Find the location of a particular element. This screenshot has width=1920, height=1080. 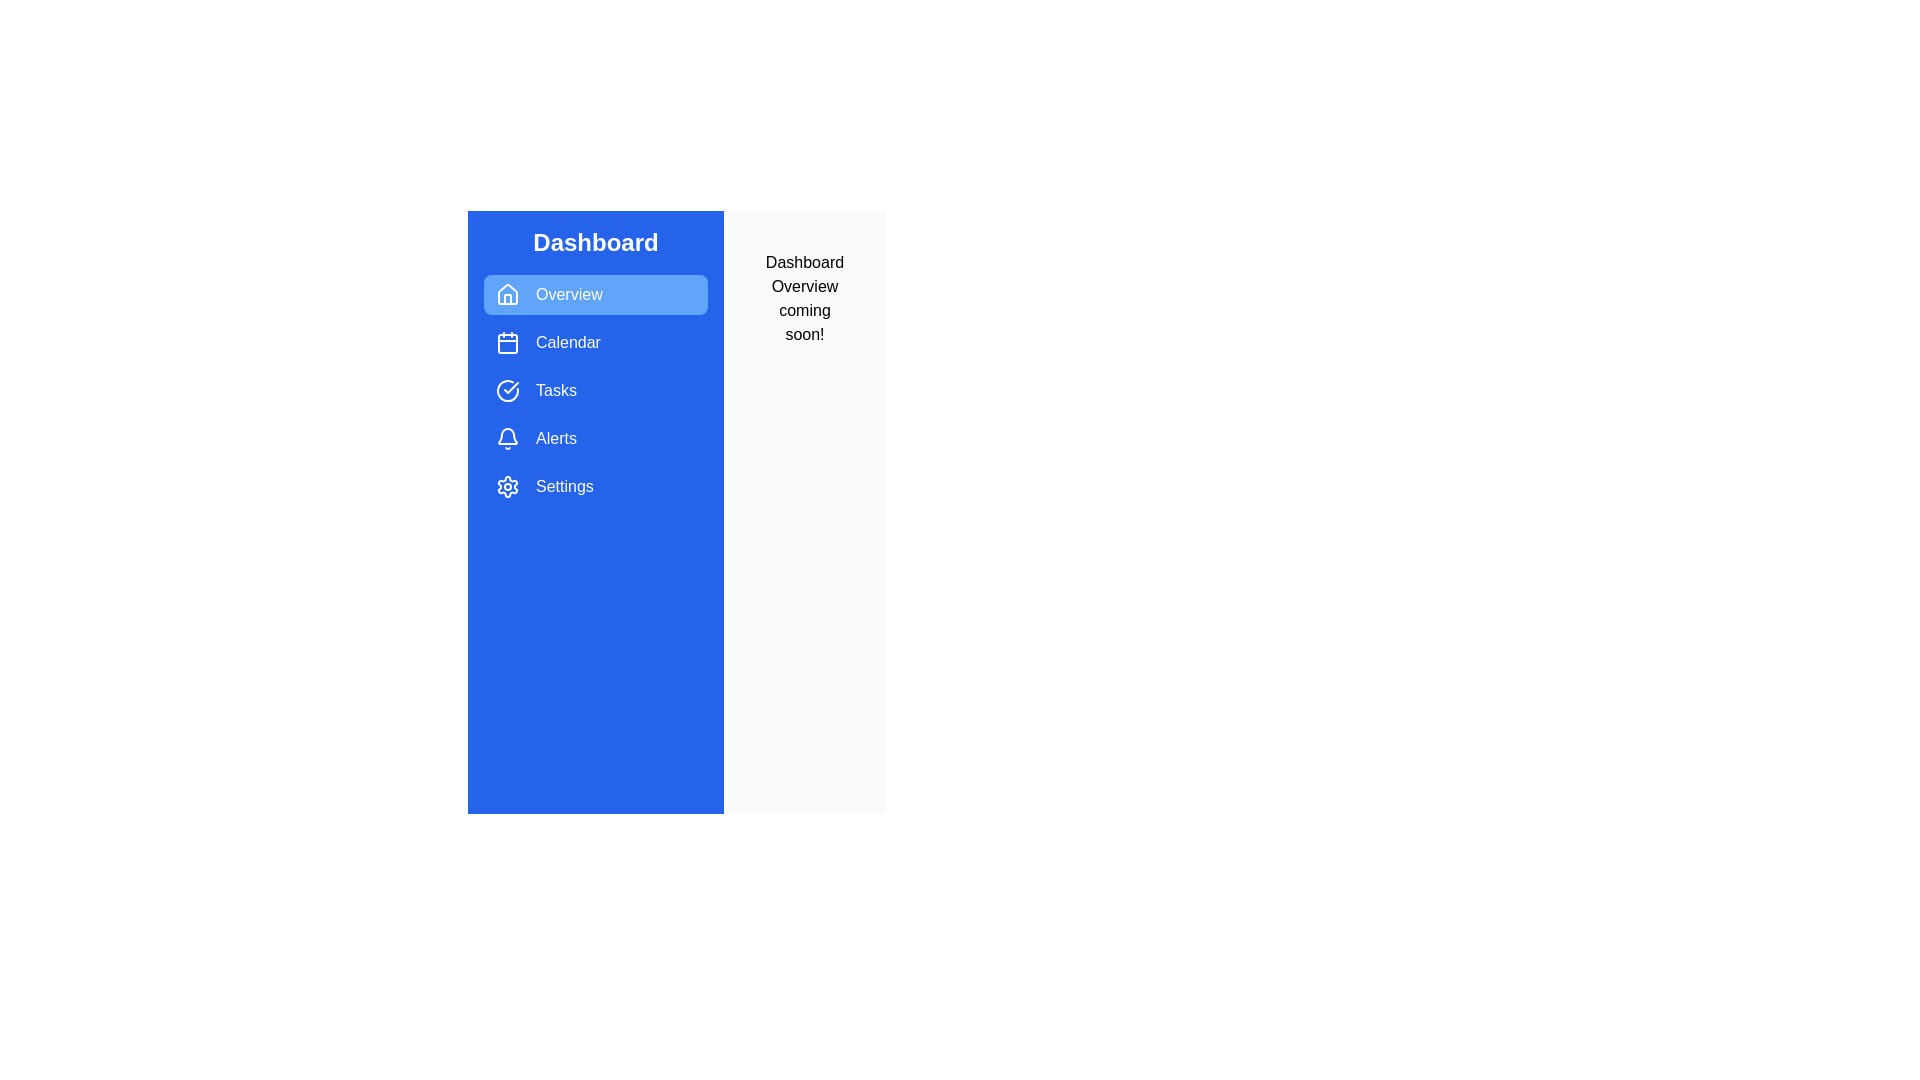

the 'Tasks' button with a blue background in the navigation menu, which is the third button below 'Calendar' and above 'Alerts', to trigger hover effects is located at coordinates (594, 390).